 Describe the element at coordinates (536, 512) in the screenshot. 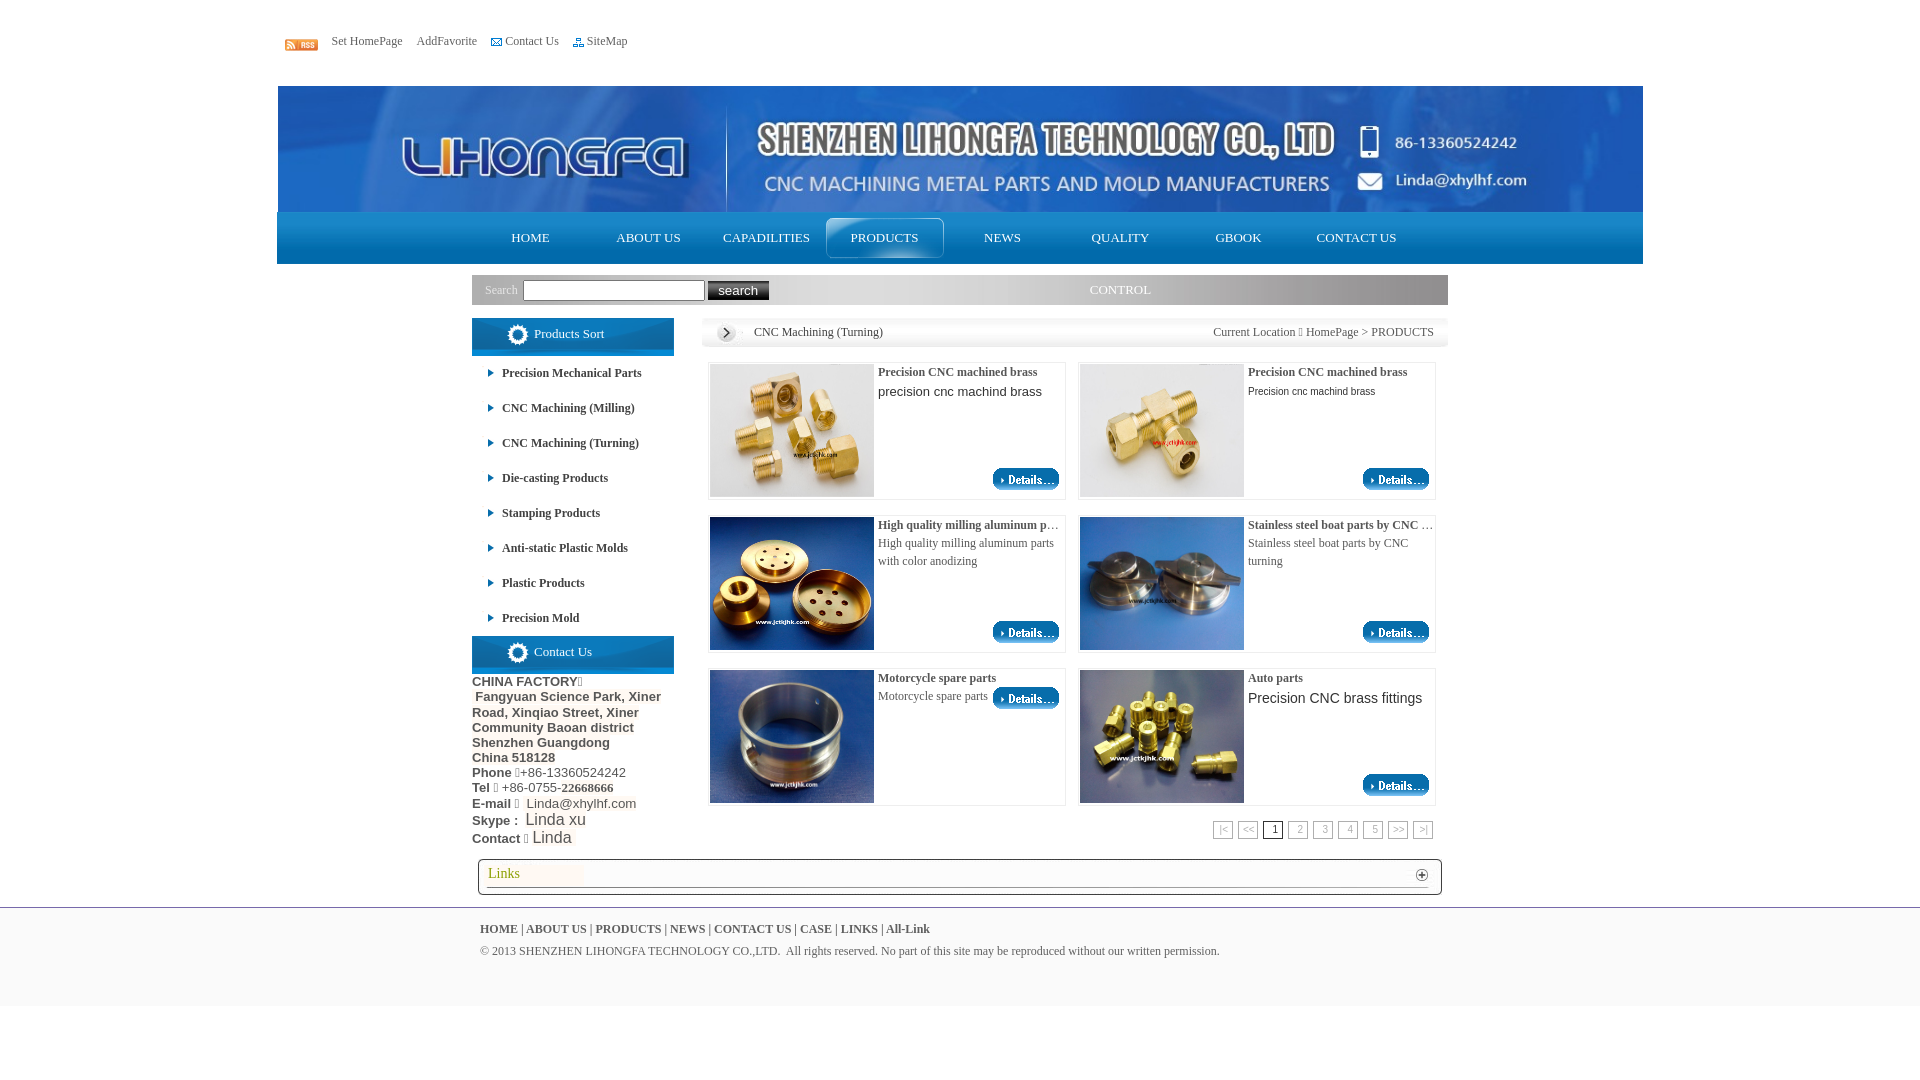

I see `'Stamping Products'` at that location.